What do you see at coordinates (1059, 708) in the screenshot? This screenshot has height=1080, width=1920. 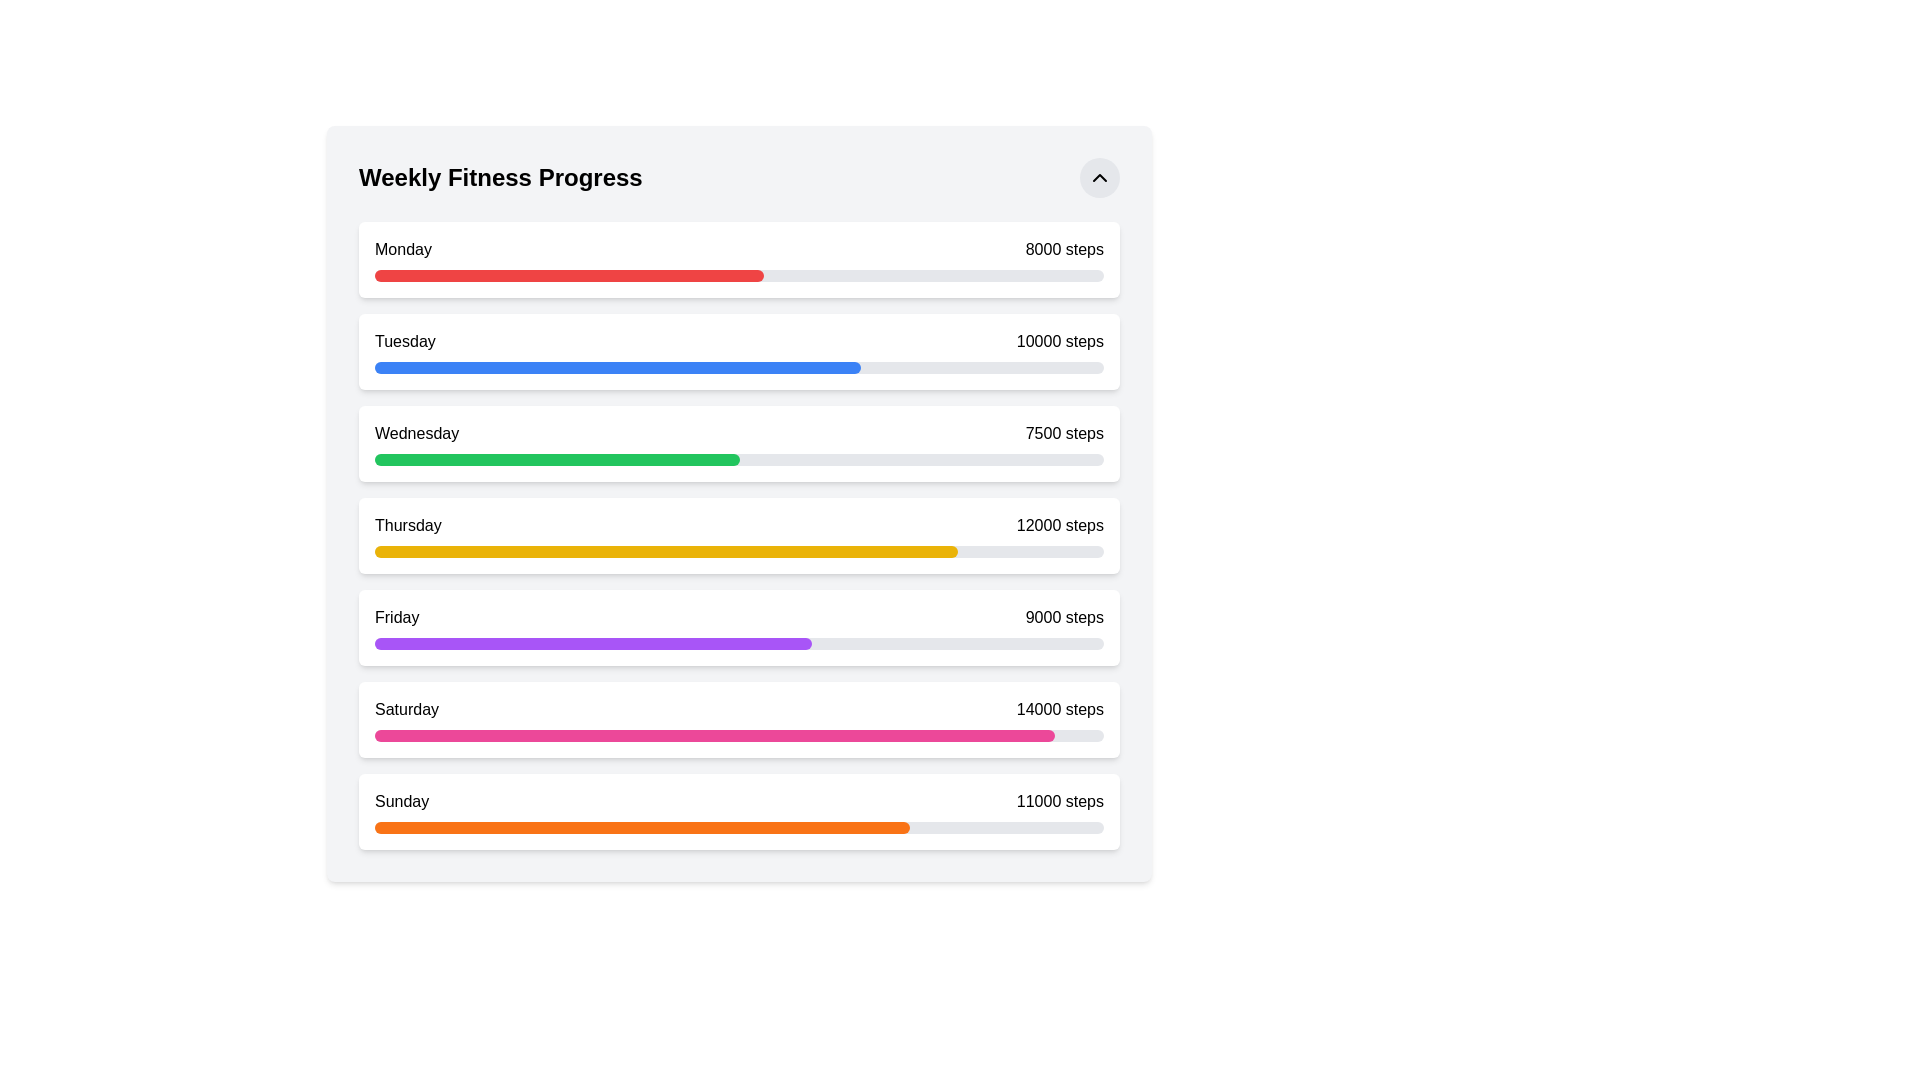 I see `displayed text from the Text label that represents the step count for Saturday, positioned towards the right end of the row` at bounding box center [1059, 708].